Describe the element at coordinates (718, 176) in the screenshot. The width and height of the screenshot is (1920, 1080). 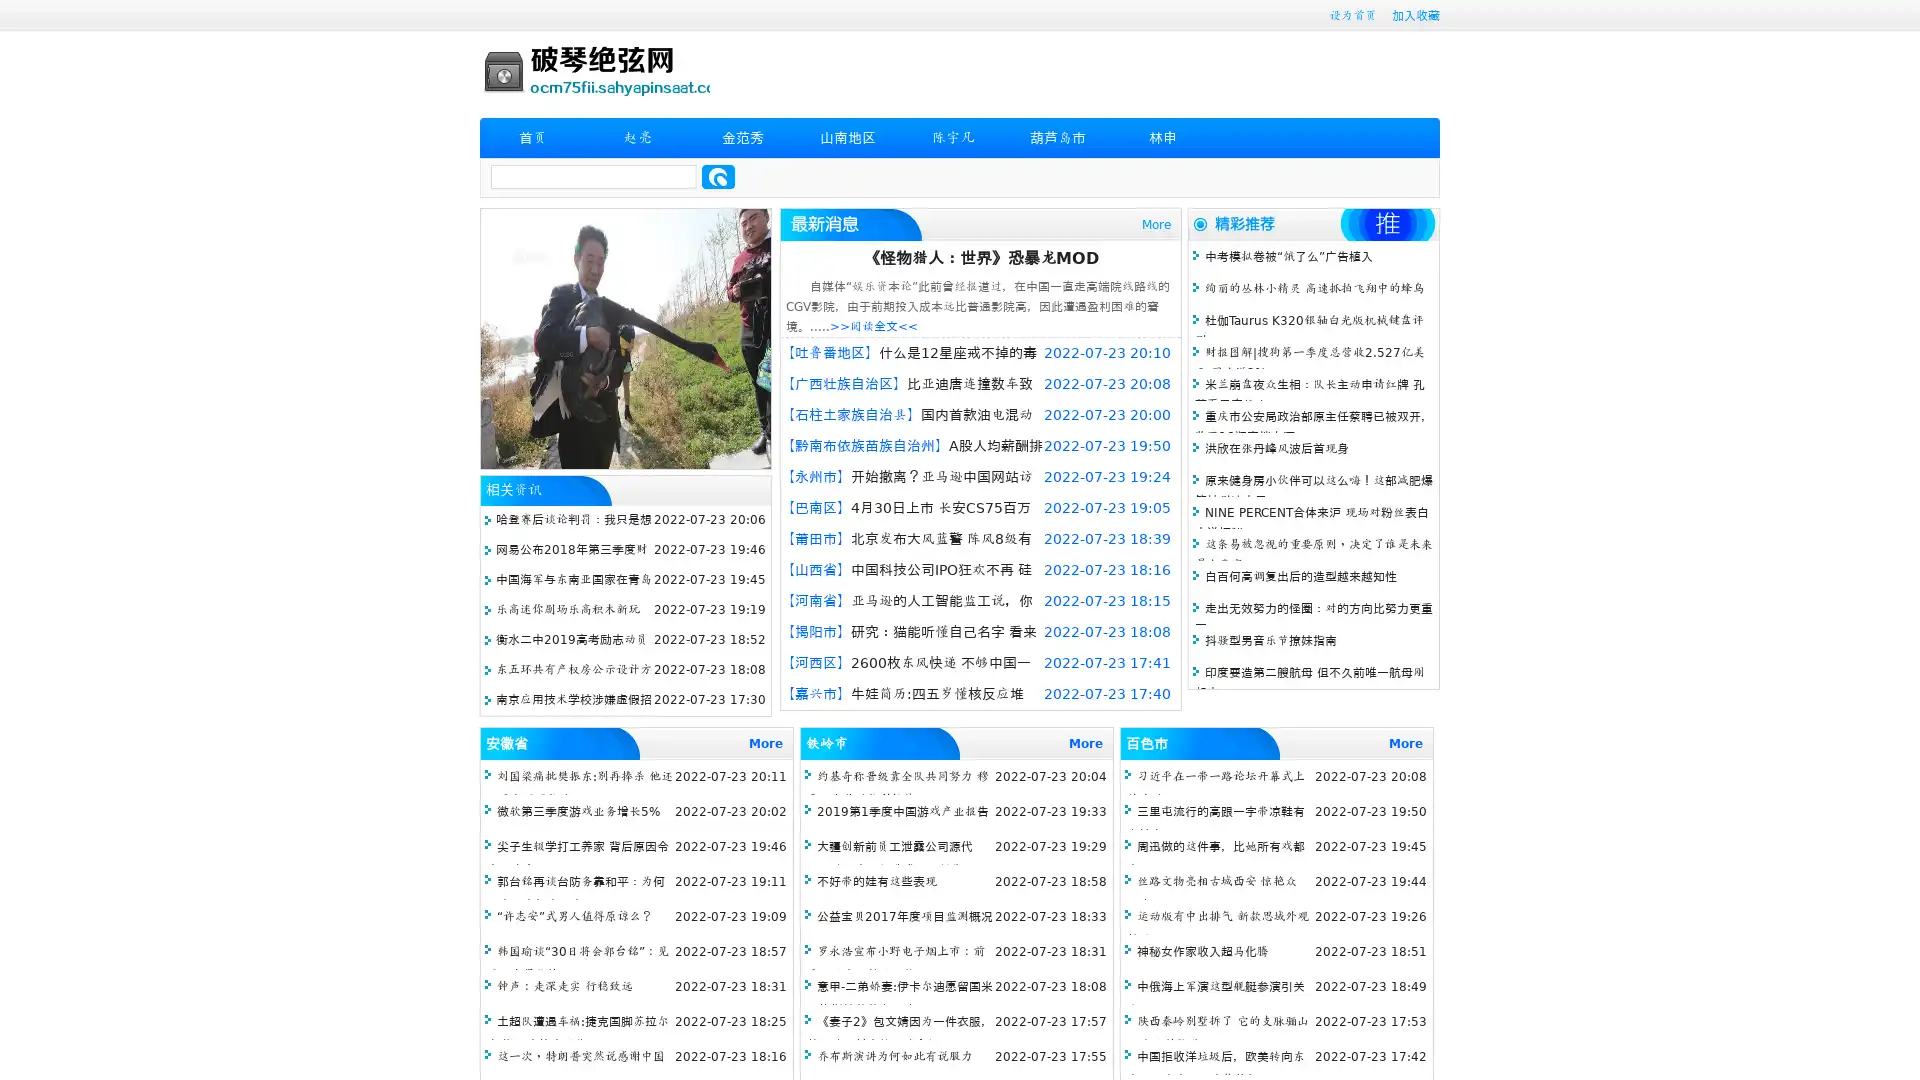
I see `Search` at that location.